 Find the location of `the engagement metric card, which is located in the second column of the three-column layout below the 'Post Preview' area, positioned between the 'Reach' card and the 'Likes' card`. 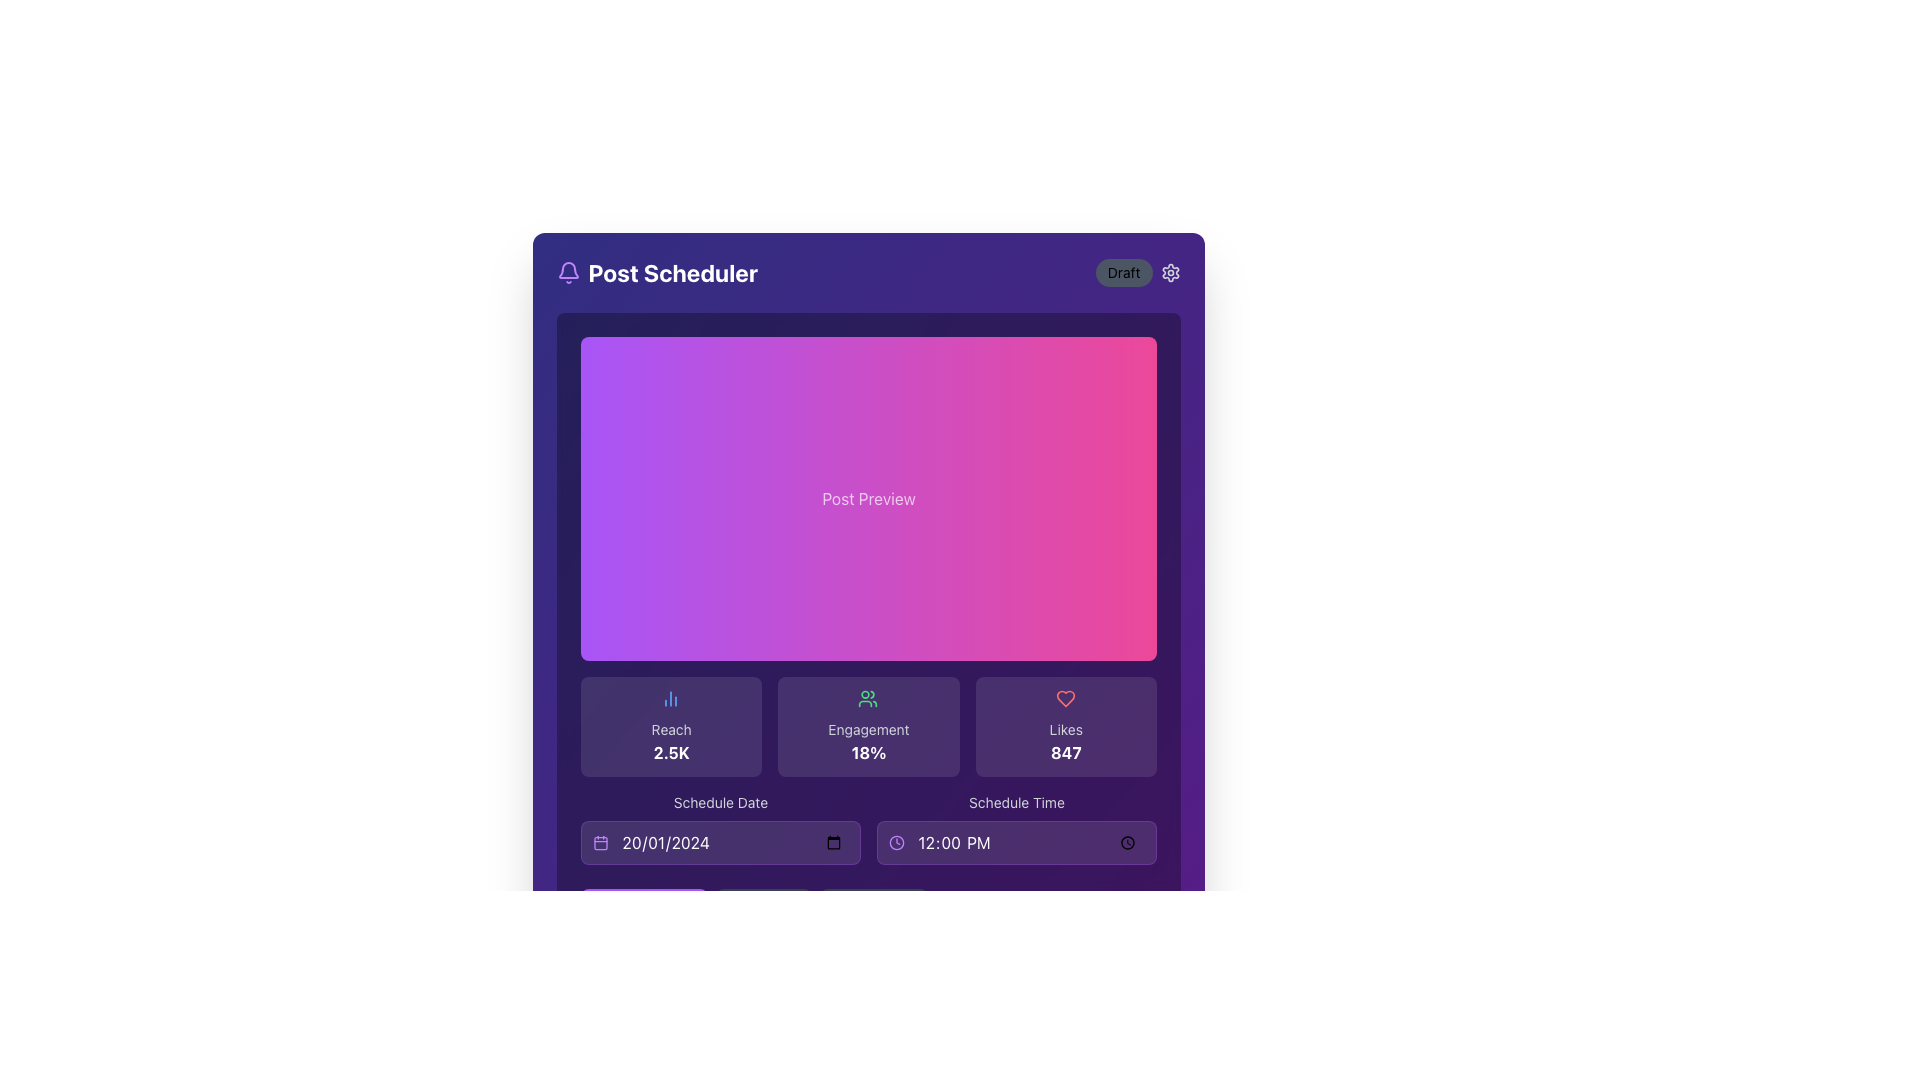

the engagement metric card, which is located in the second column of the three-column layout below the 'Post Preview' area, positioned between the 'Reach' card and the 'Likes' card is located at coordinates (868, 726).